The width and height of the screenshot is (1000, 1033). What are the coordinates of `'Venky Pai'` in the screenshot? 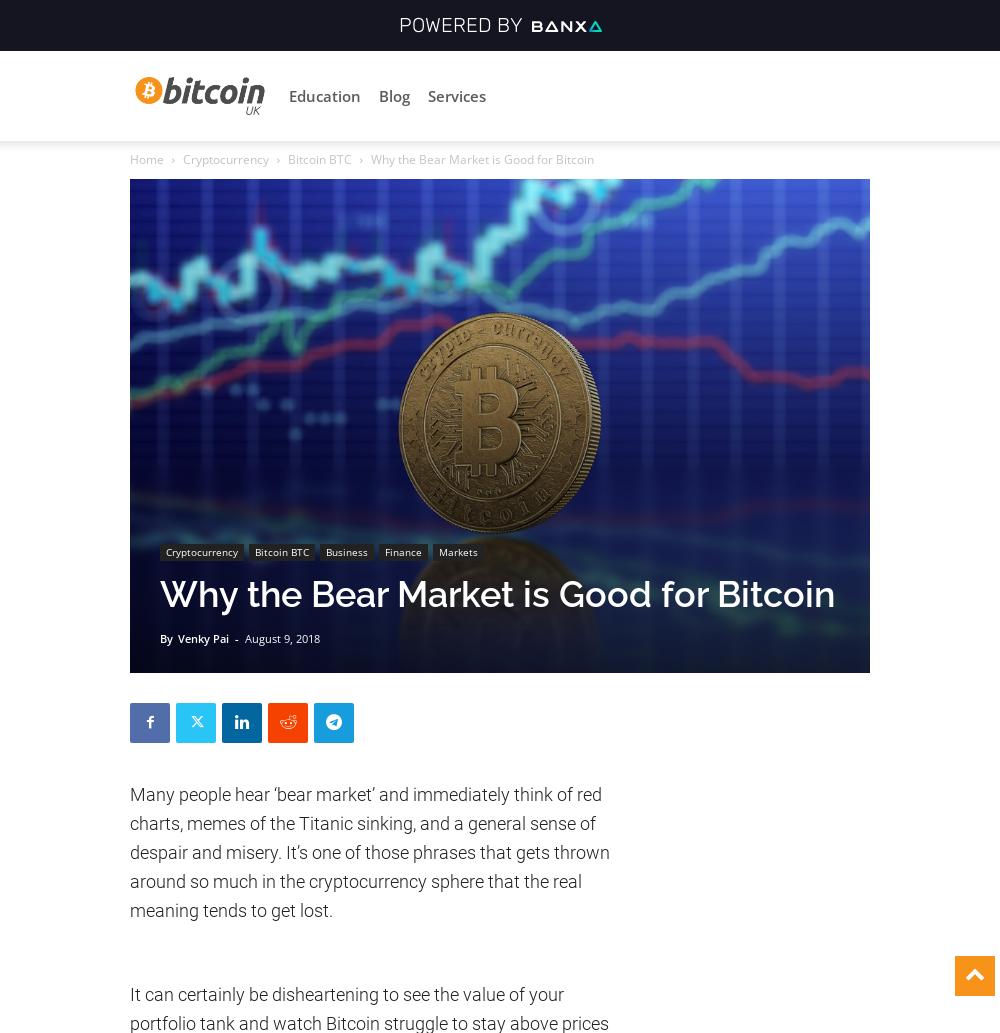 It's located at (202, 636).